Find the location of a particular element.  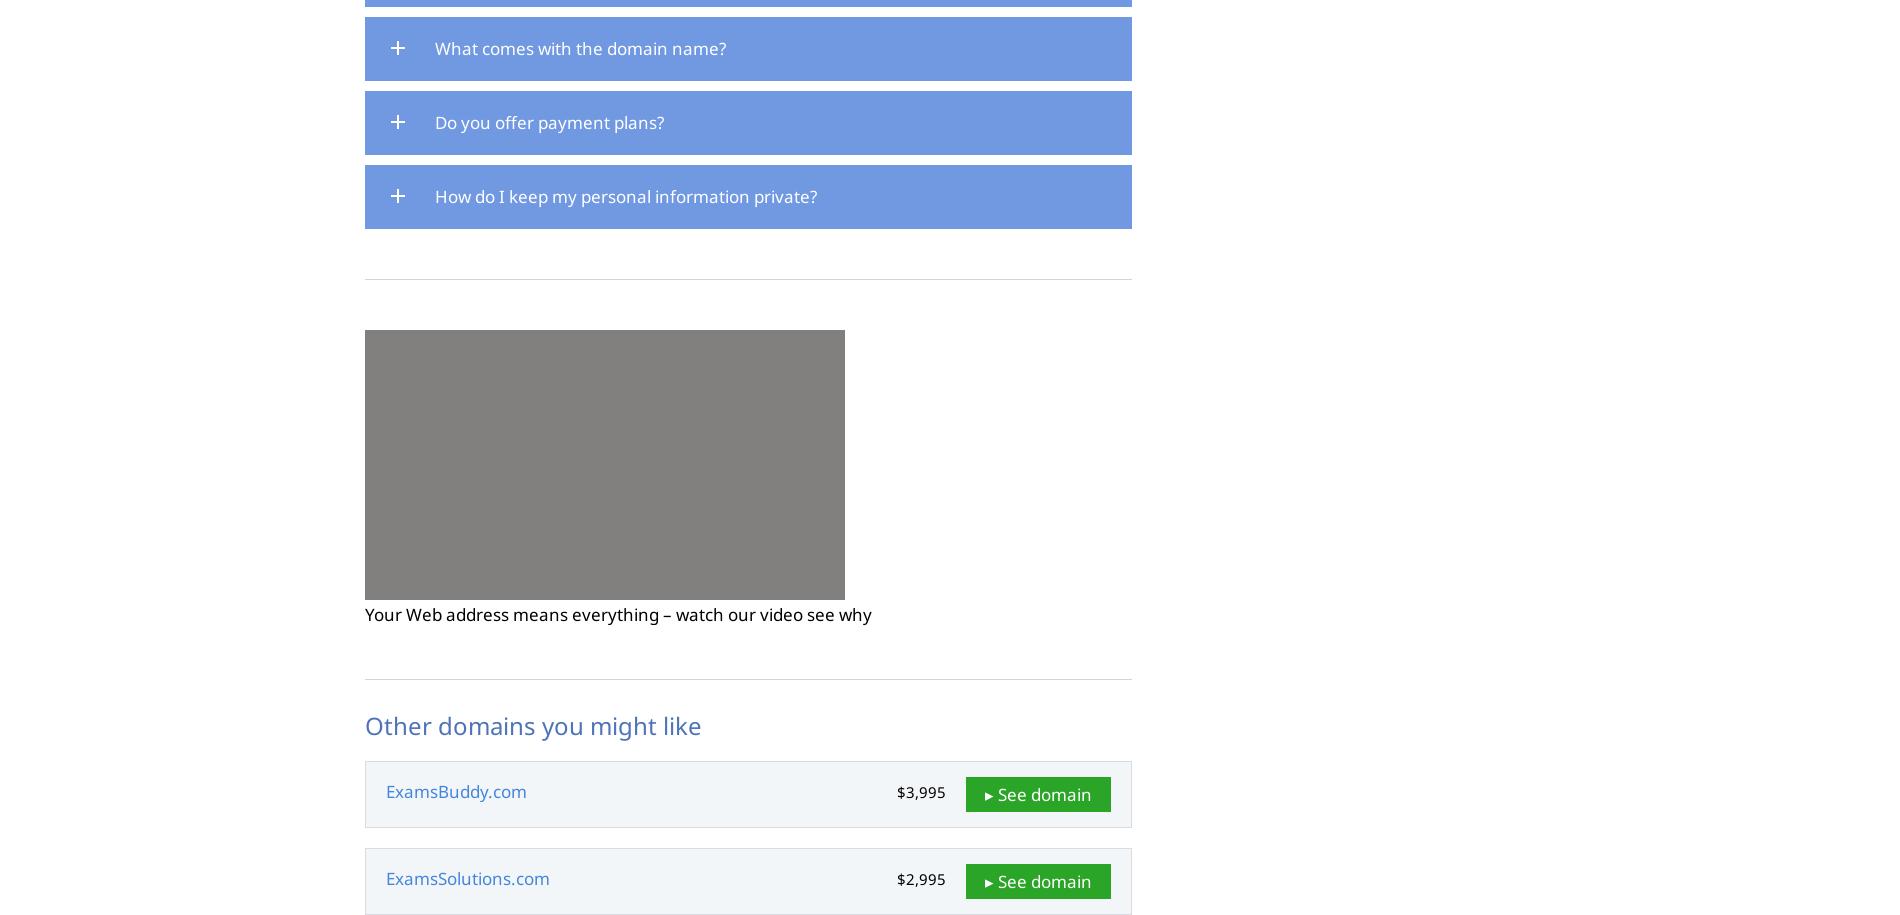

'Your Web address means everything – watch our video see why' is located at coordinates (363, 613).